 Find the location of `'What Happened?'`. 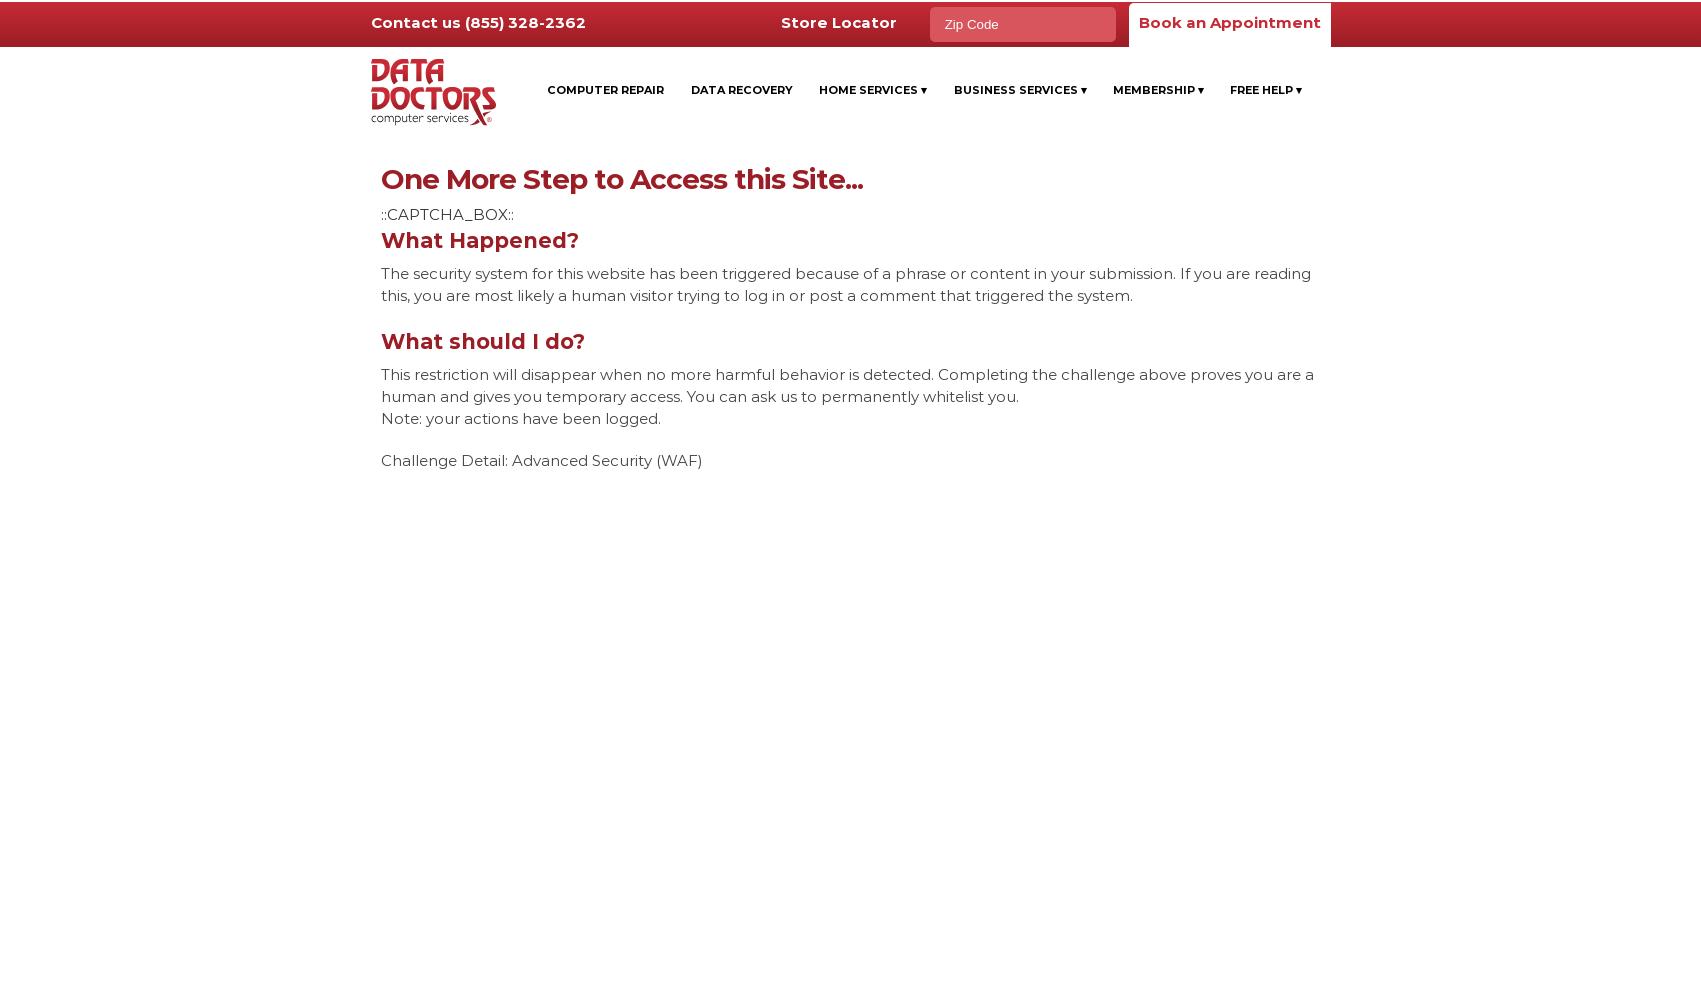

'What Happened?' is located at coordinates (478, 239).